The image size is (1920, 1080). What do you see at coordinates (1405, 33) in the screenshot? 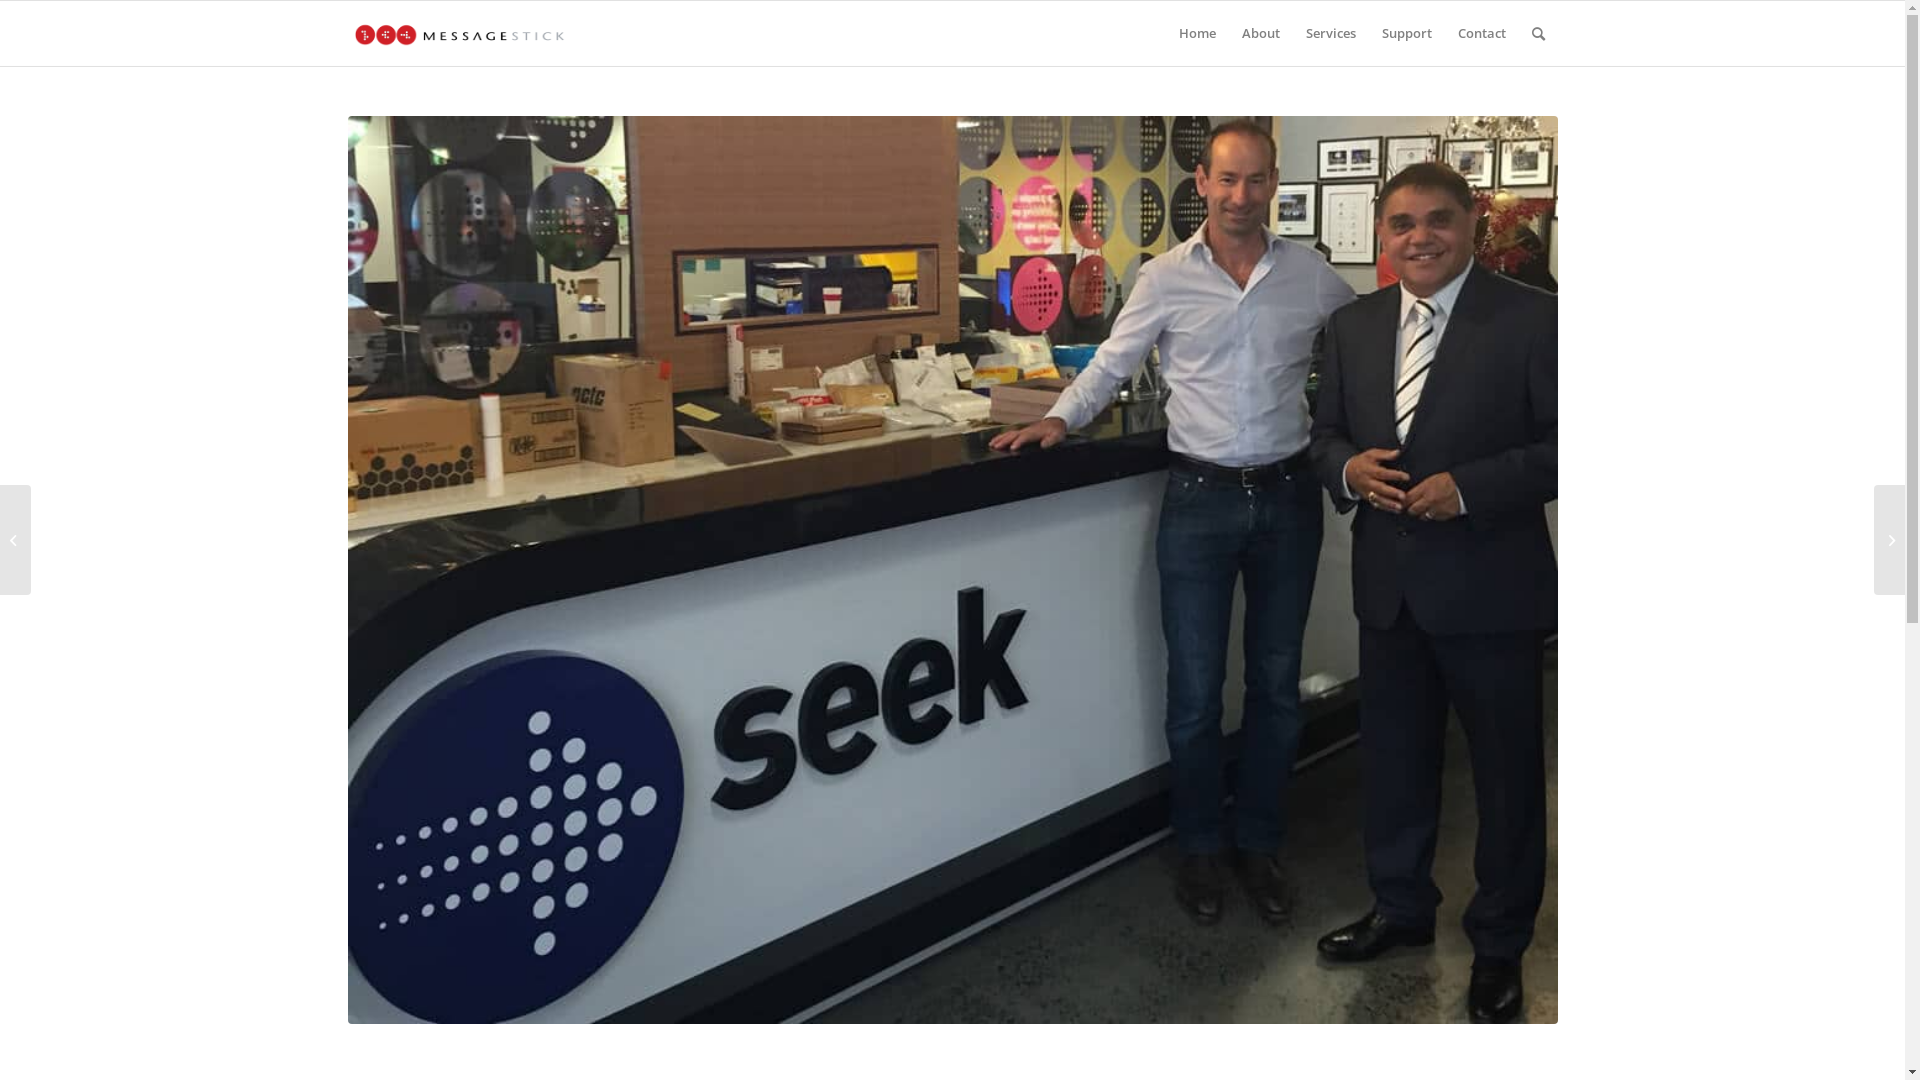
I see `'Support'` at bounding box center [1405, 33].